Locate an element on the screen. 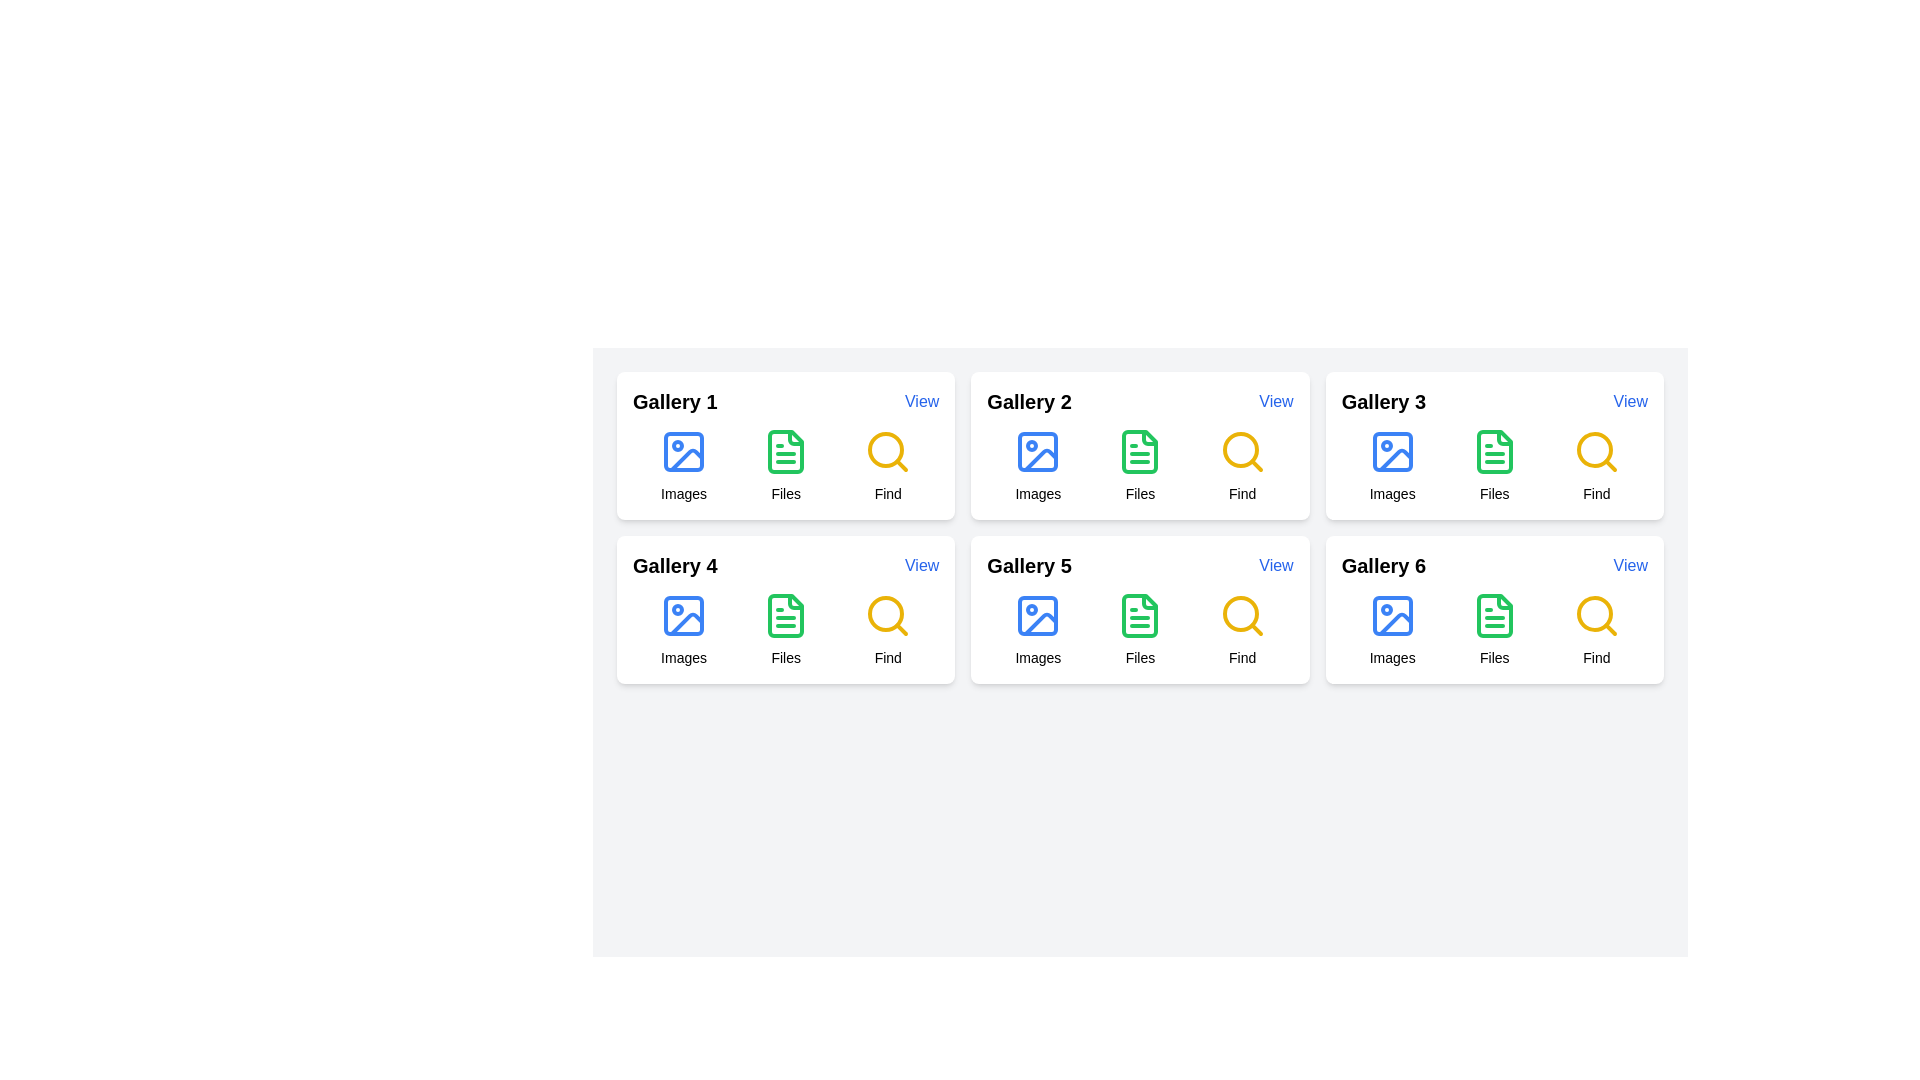 The height and width of the screenshot is (1080, 1920). the 'Images' icon, which is a rectangular blue-themed element with a picture symbol above the text, located as the leftmost icon in the 'Gallery 6' section is located at coordinates (1391, 628).